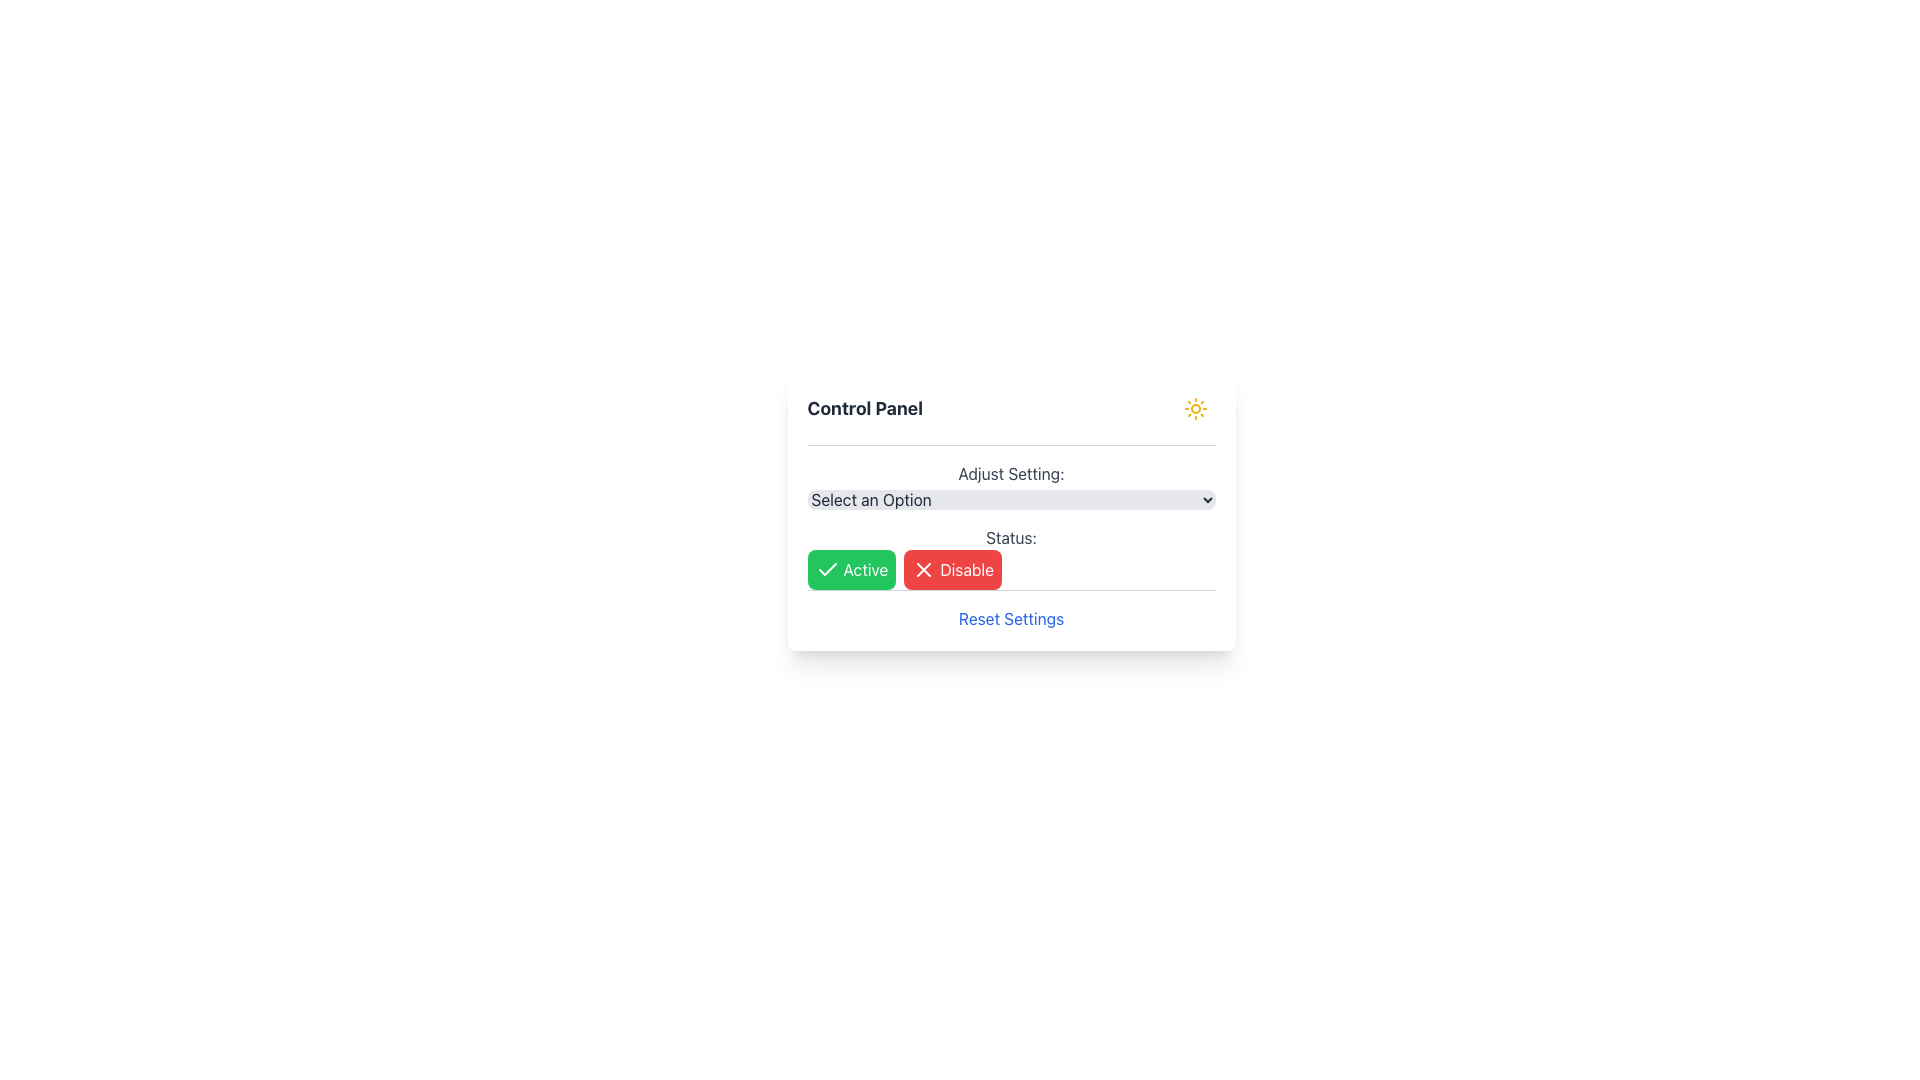  I want to click on an option from the 'Adjust Setting' dropdown menu located centrally below the 'Control Panel' heading, so click(1011, 486).